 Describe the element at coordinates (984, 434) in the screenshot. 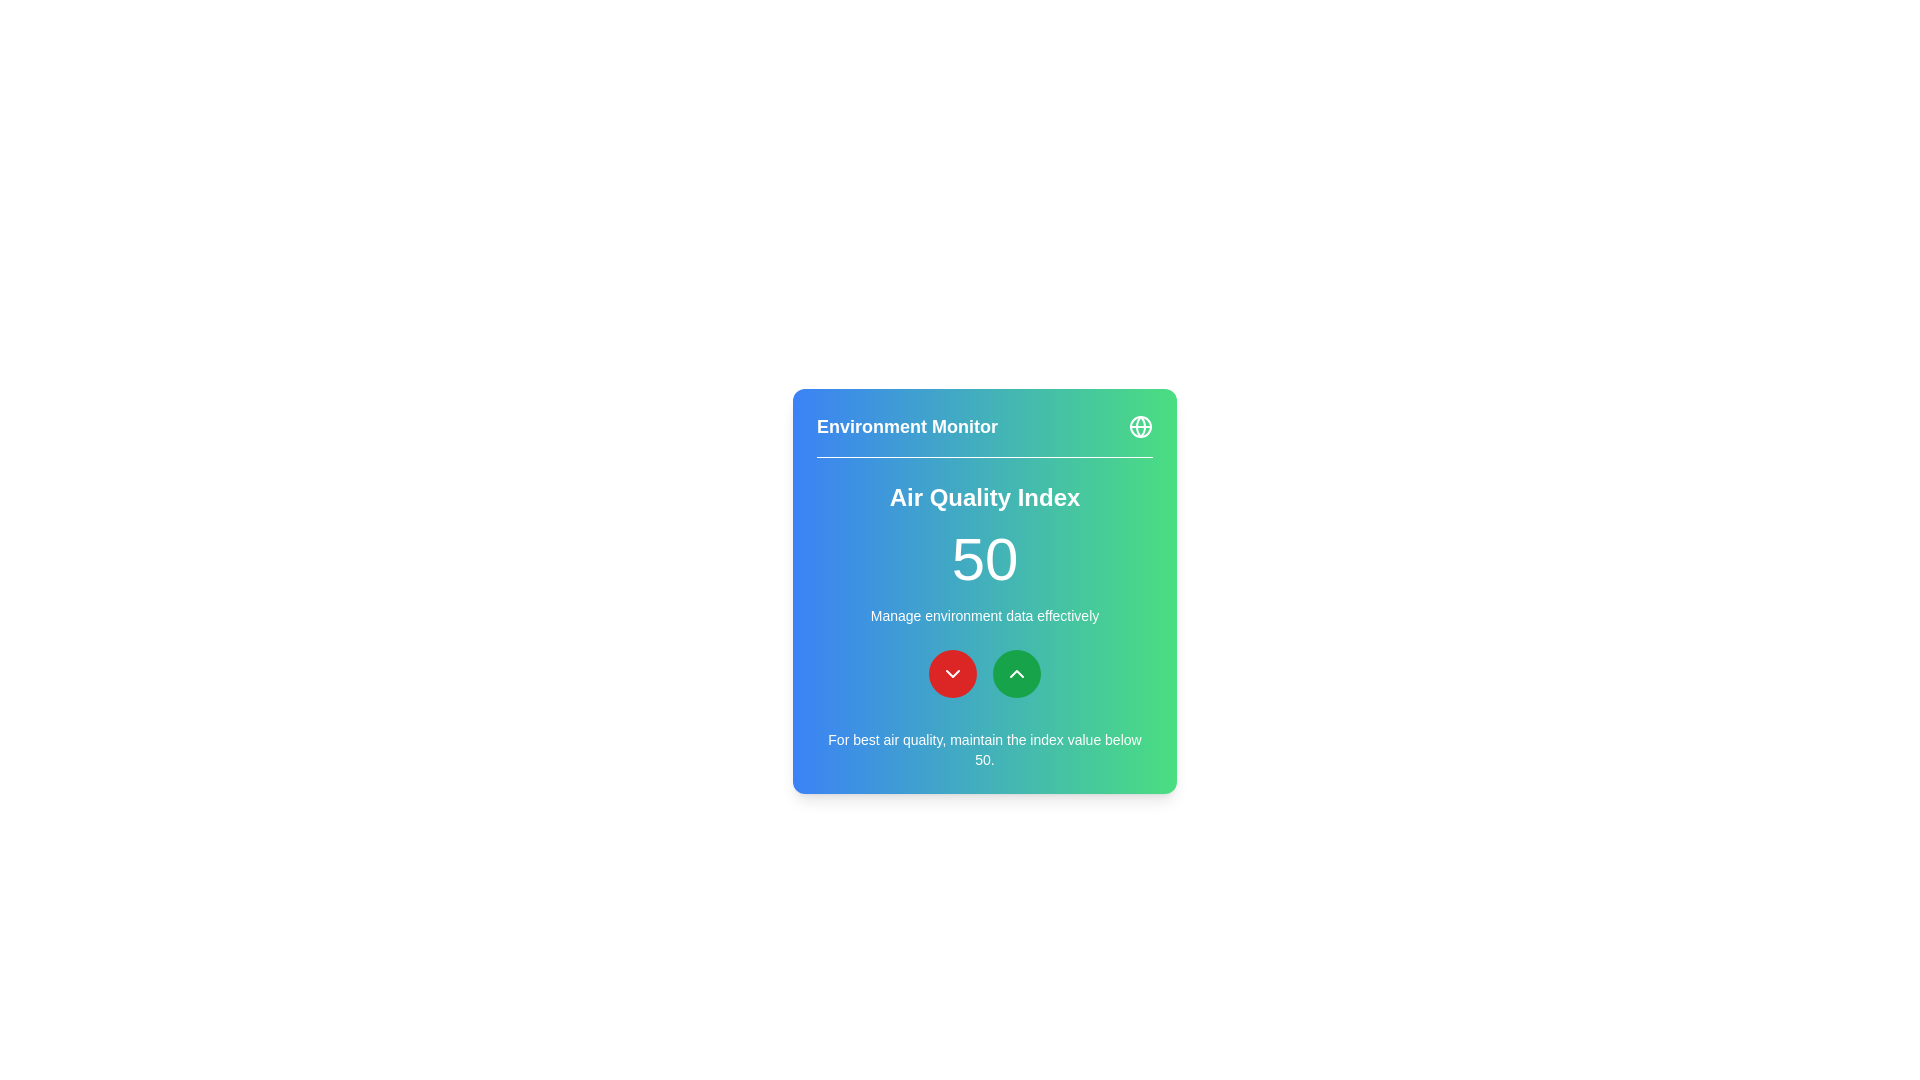

I see `text from the informational header indicating the title or category related to 'Environment Monitor', located at the top of the containing card` at that location.